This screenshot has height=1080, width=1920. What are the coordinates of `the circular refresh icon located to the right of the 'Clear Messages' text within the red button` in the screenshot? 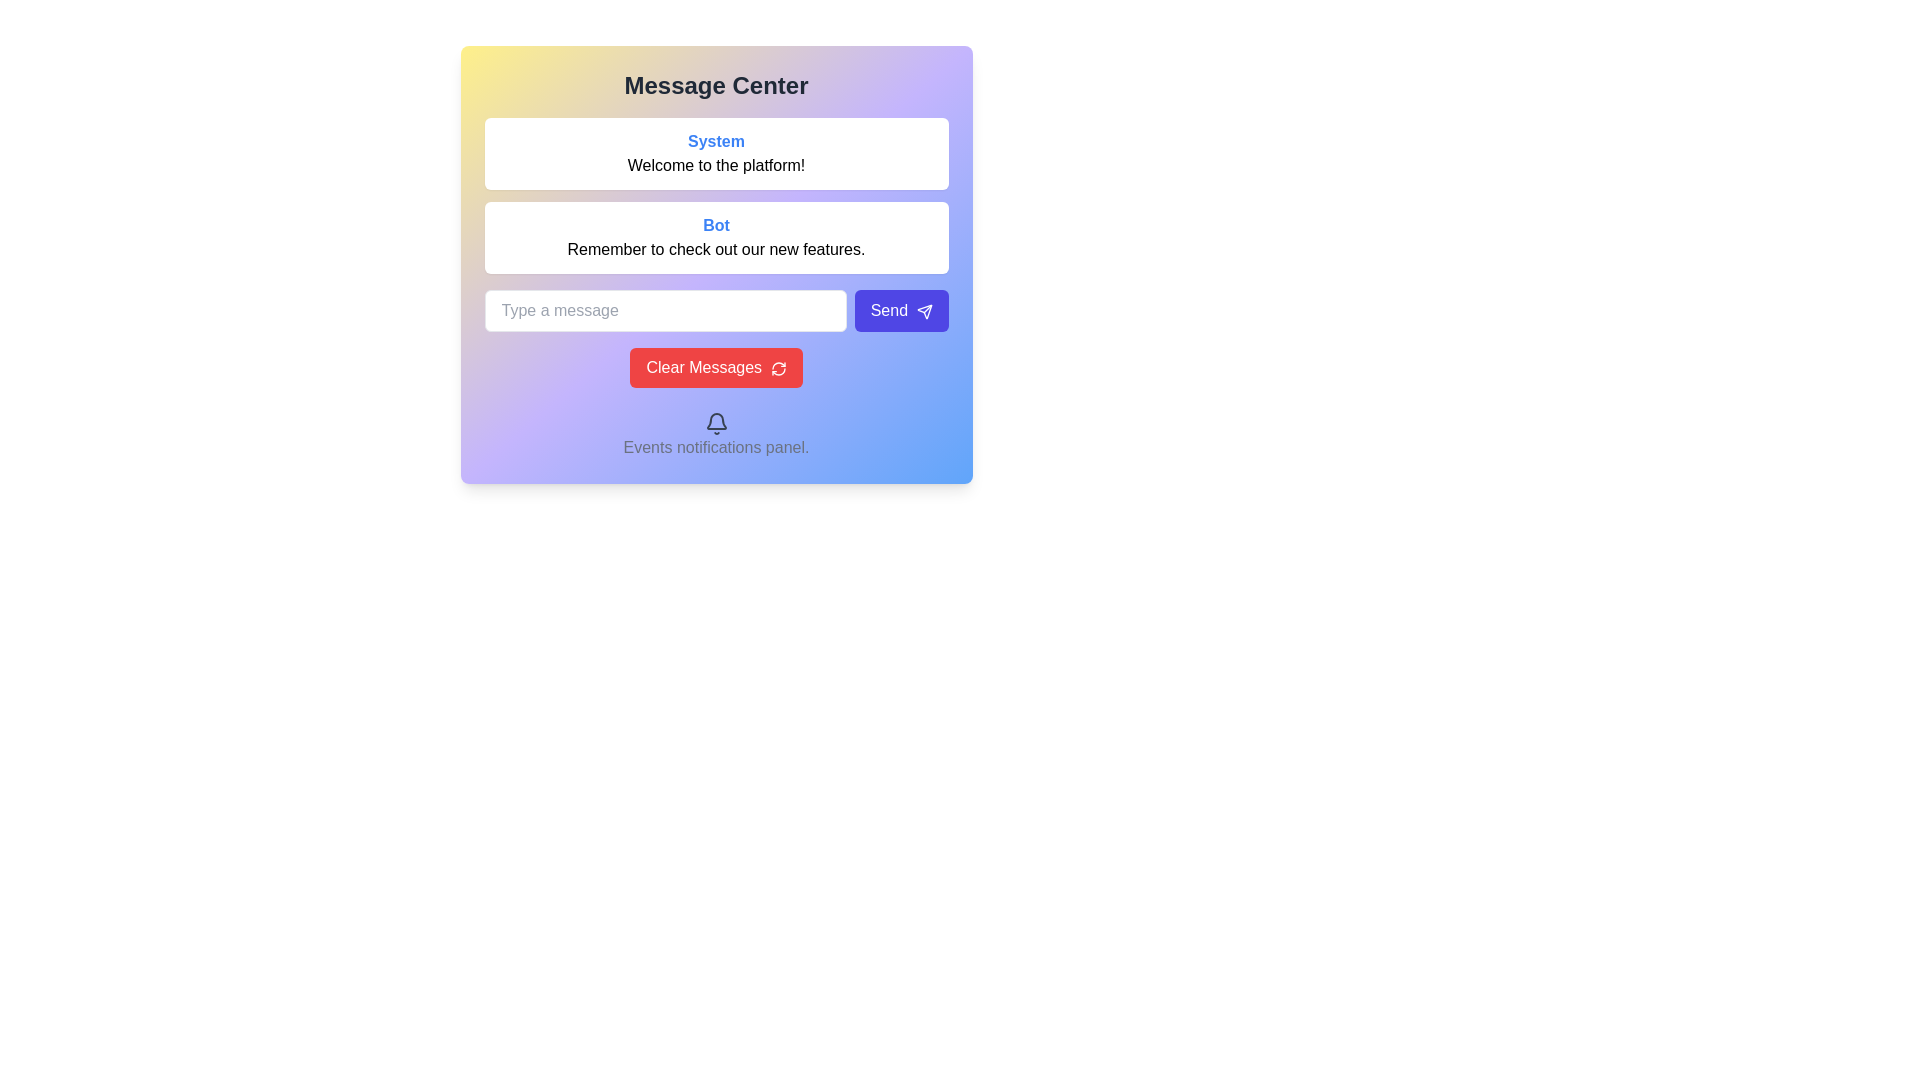 It's located at (777, 368).